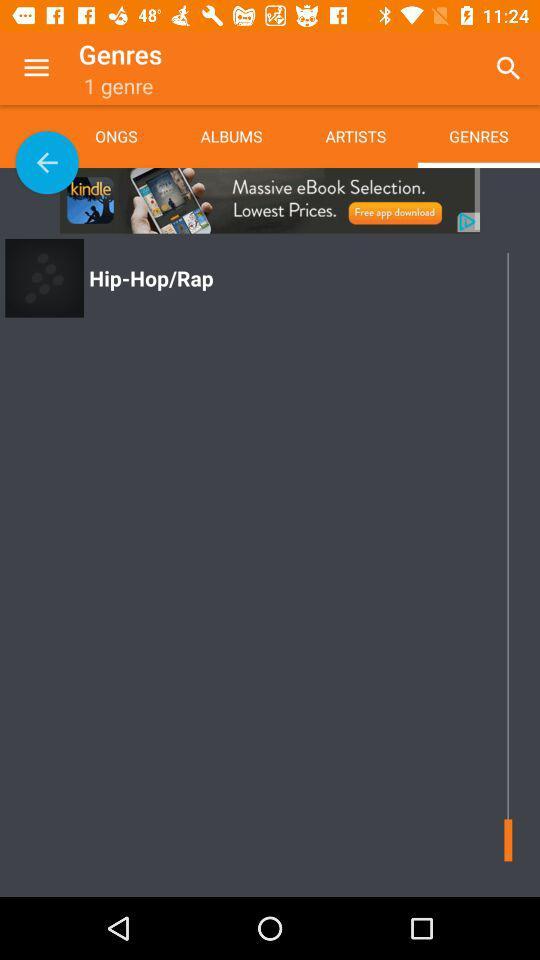  What do you see at coordinates (47, 161) in the screenshot?
I see `see more music labels` at bounding box center [47, 161].